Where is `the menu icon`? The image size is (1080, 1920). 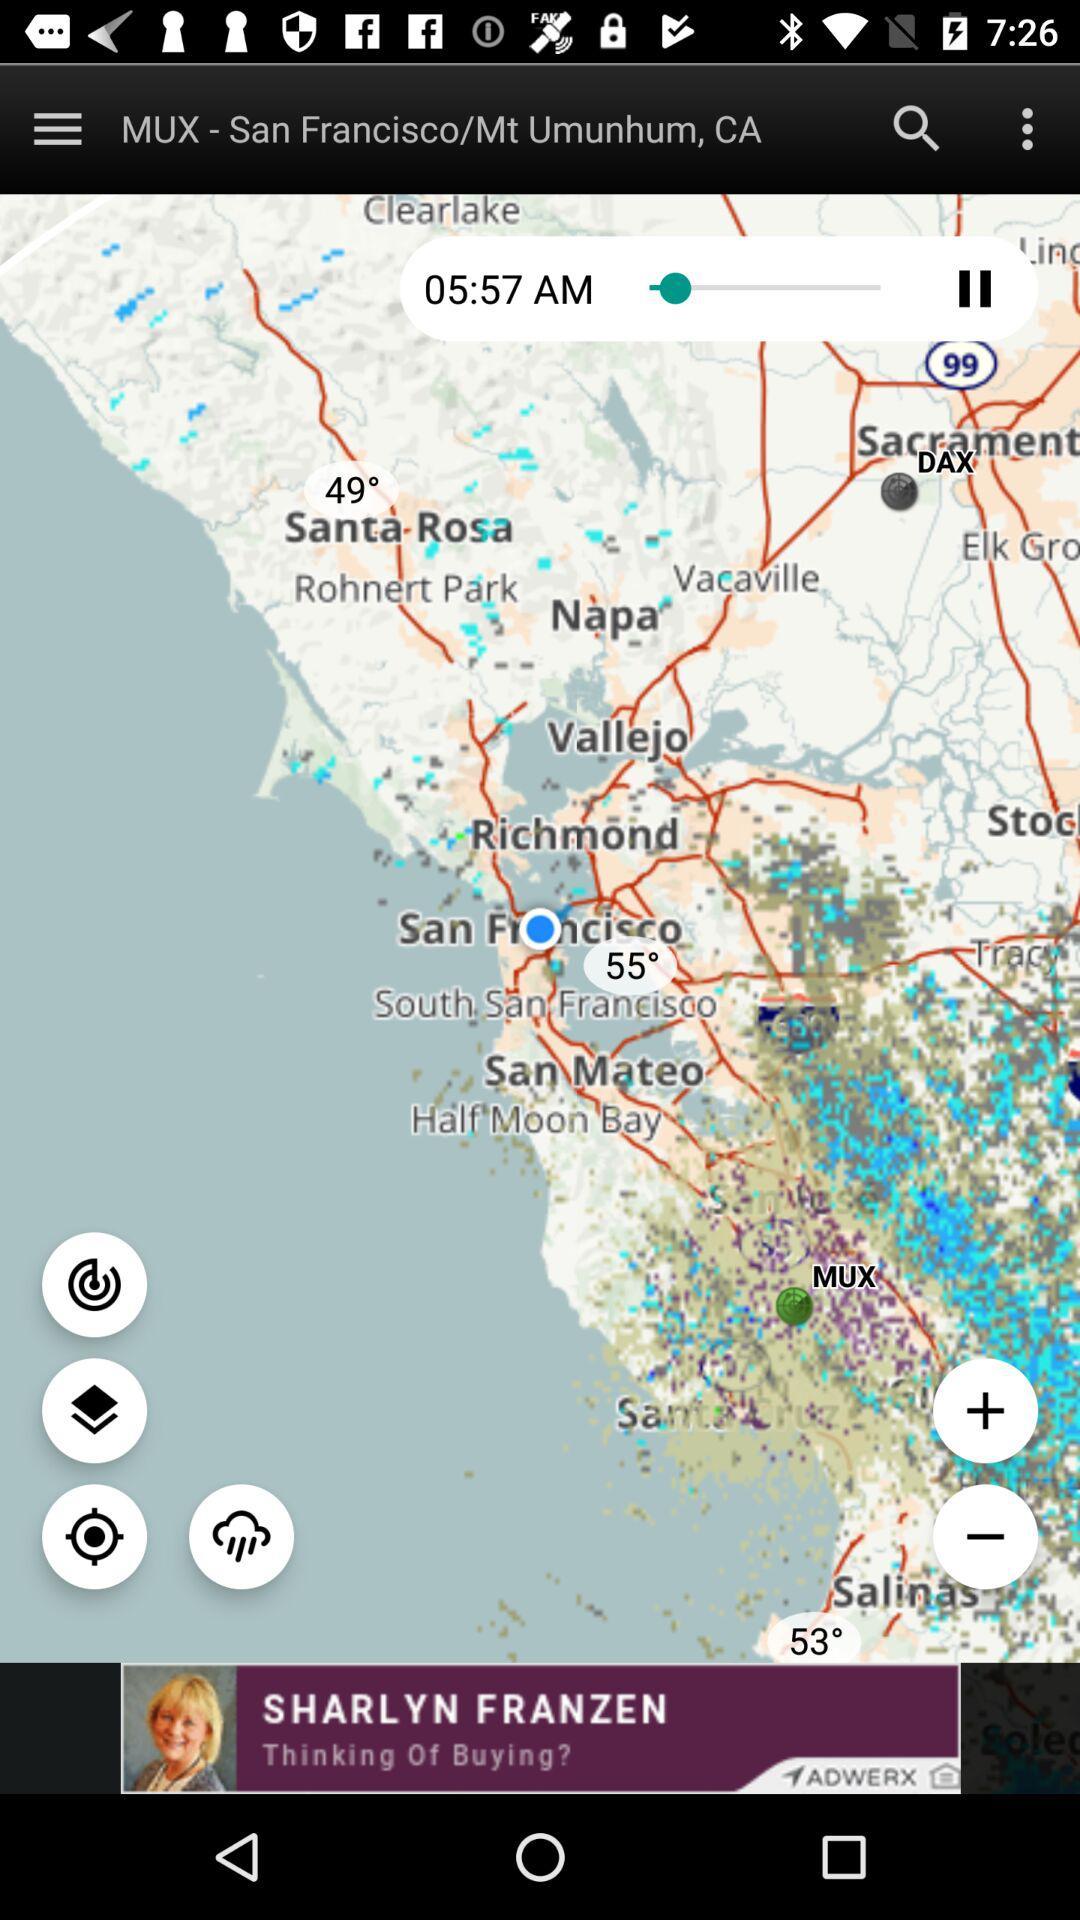
the menu icon is located at coordinates (56, 127).